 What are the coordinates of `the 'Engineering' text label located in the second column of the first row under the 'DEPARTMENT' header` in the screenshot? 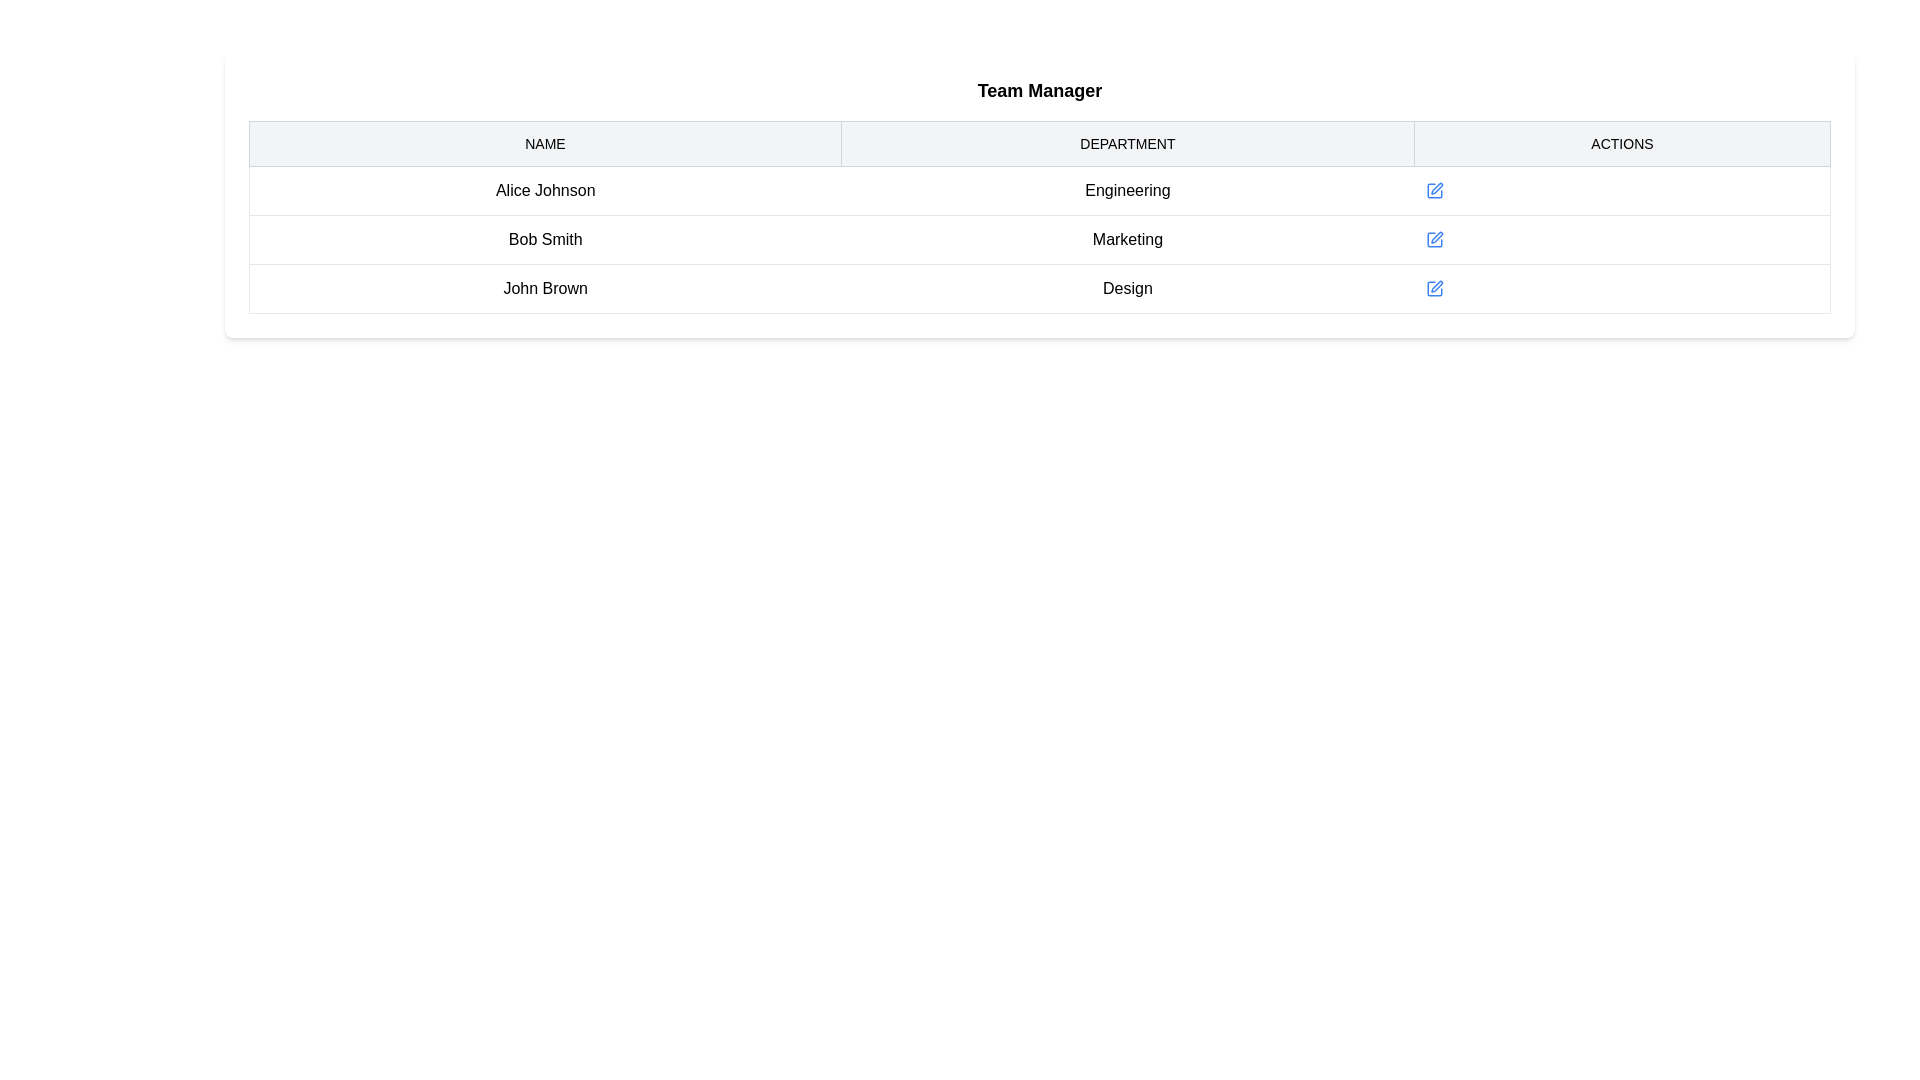 It's located at (1128, 191).